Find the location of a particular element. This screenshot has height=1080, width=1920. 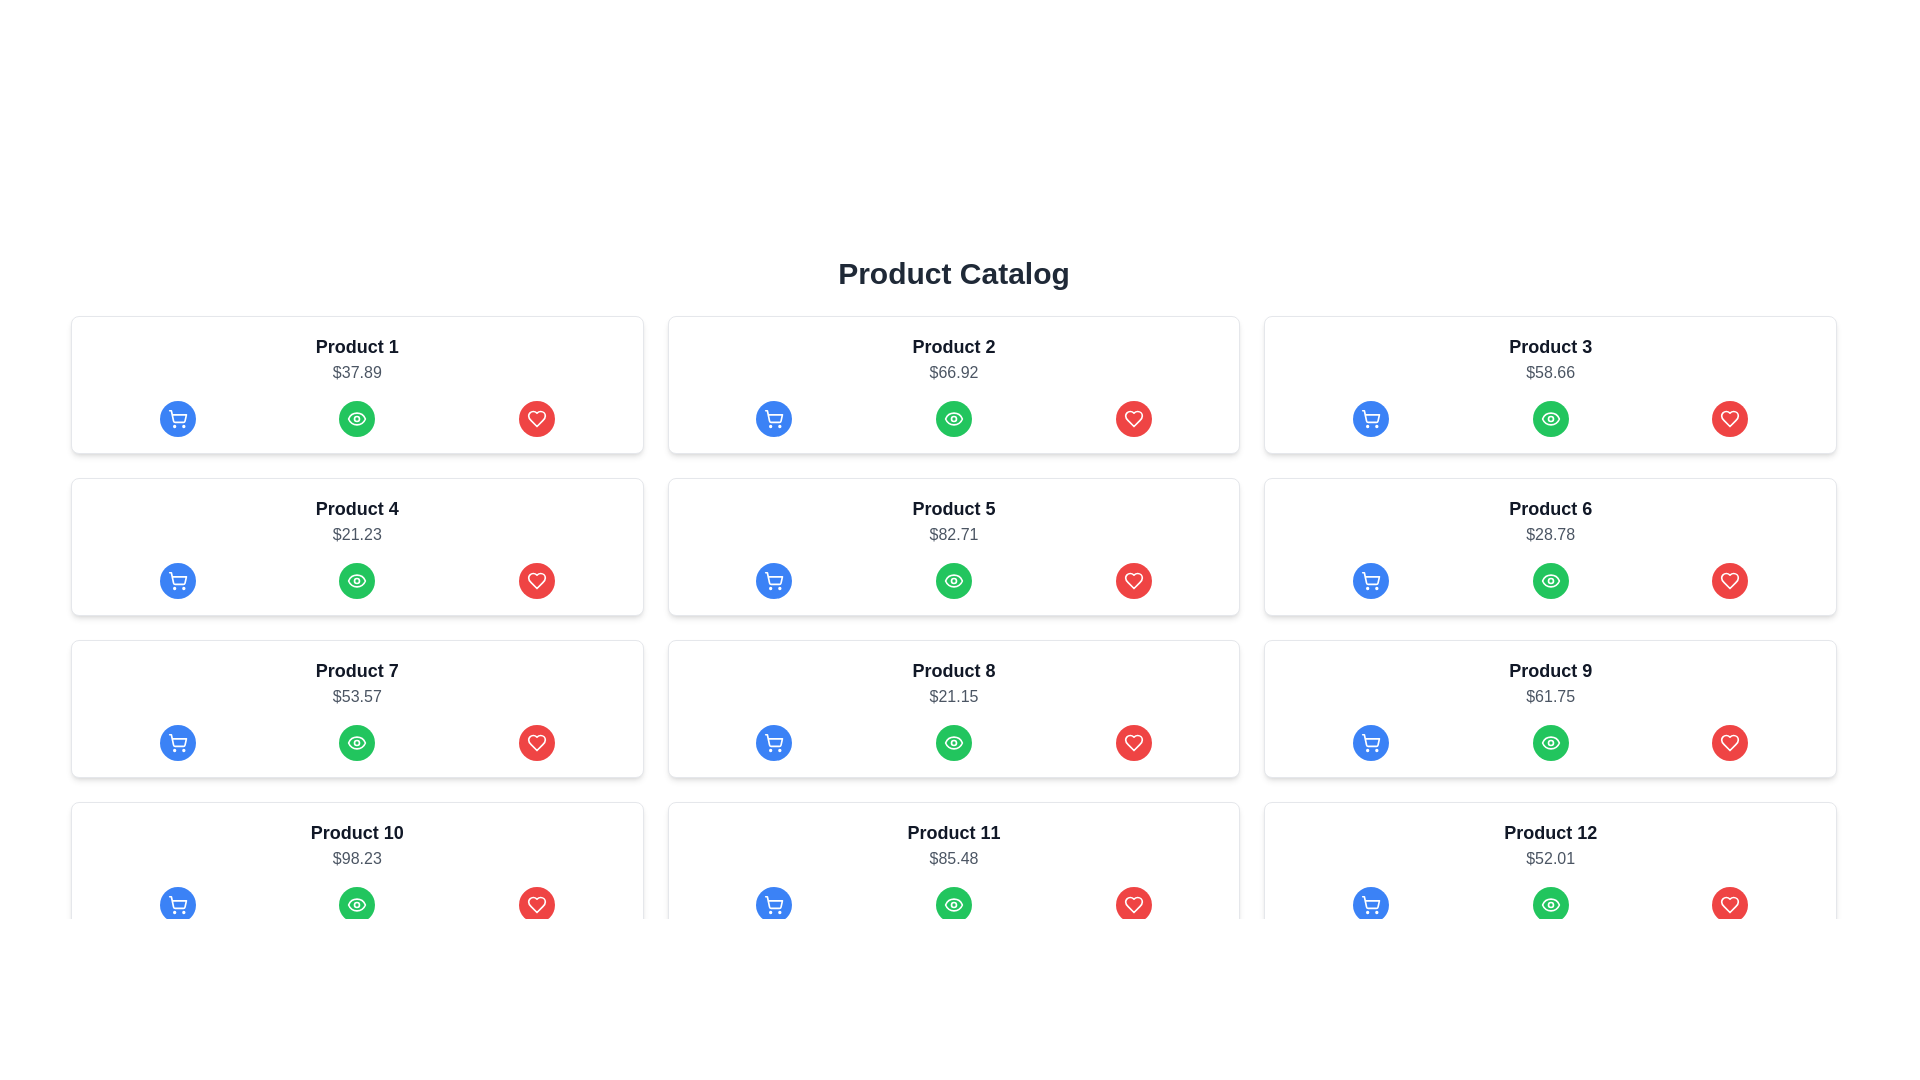

the icon button located at the leftmost position within a triplet set of action icons under Product 4 is located at coordinates (177, 415).